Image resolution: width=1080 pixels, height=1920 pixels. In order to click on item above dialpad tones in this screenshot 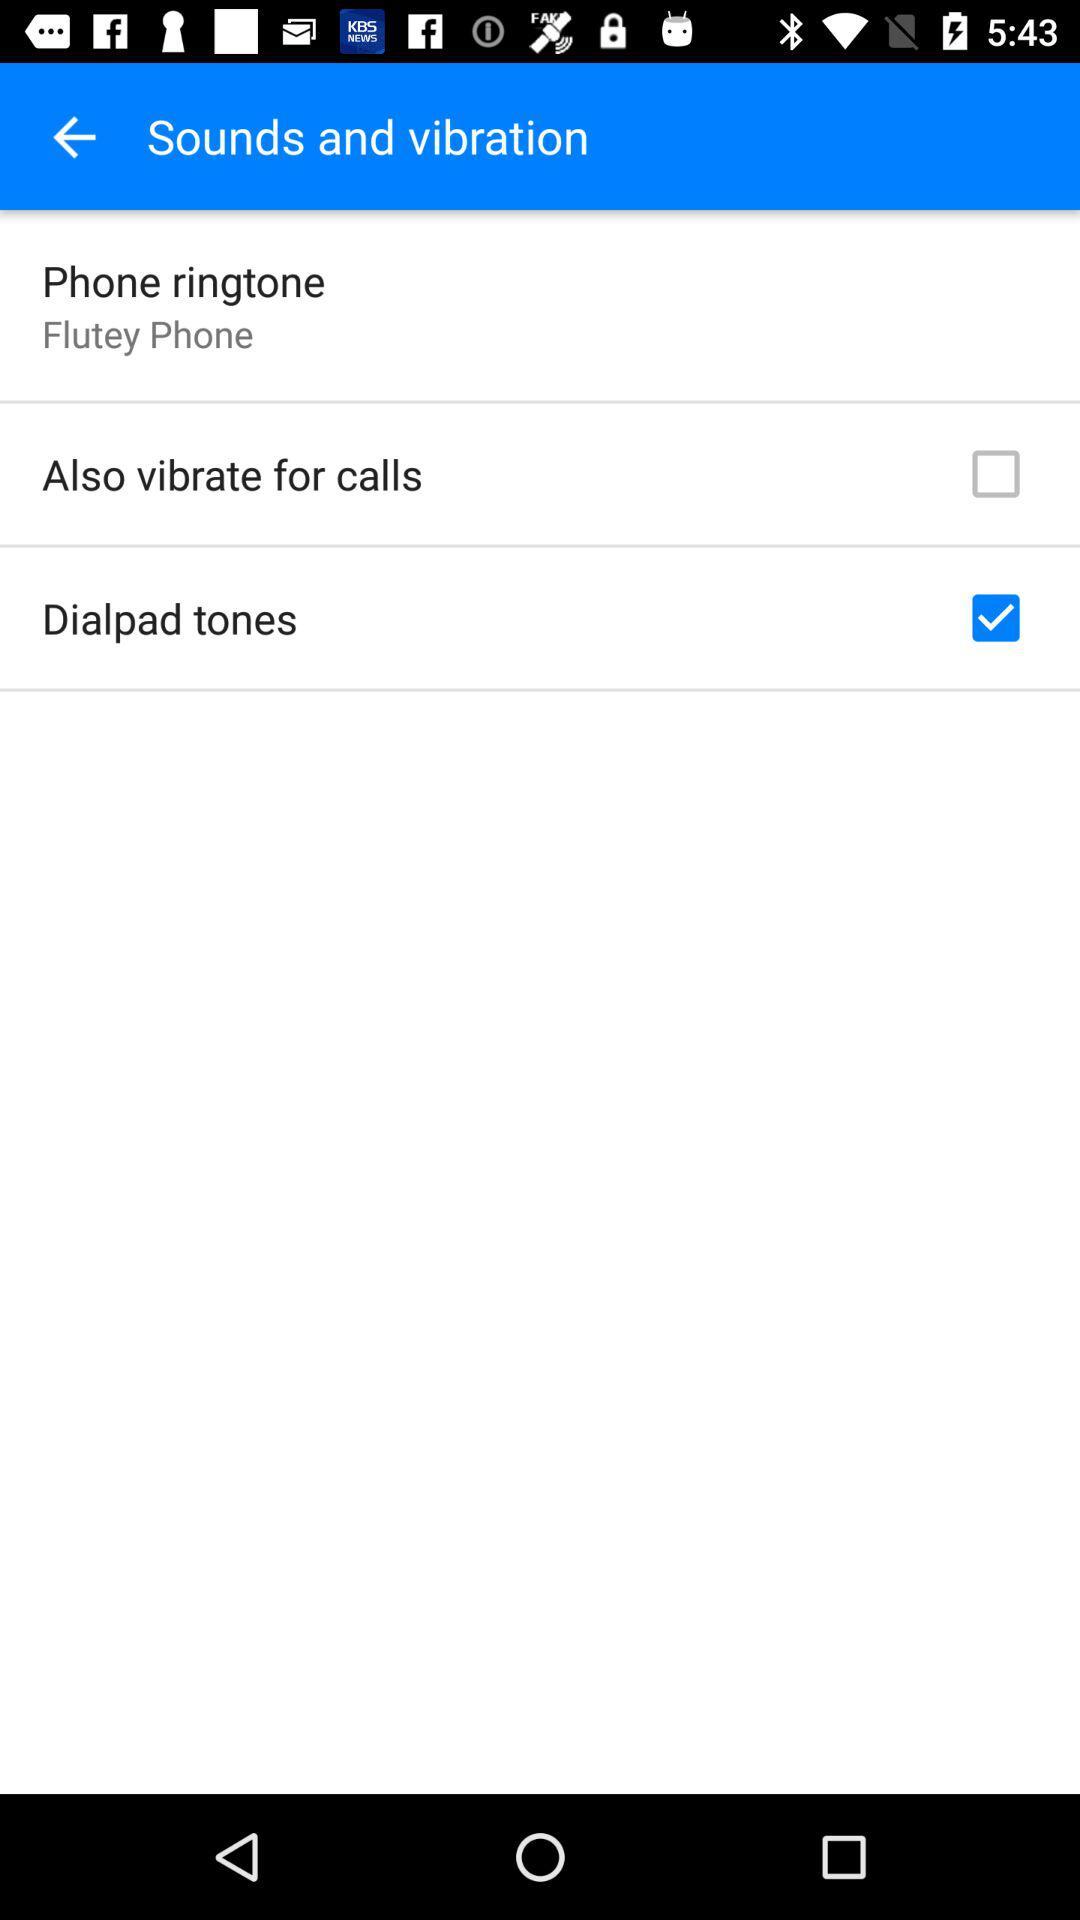, I will do `click(231, 473)`.